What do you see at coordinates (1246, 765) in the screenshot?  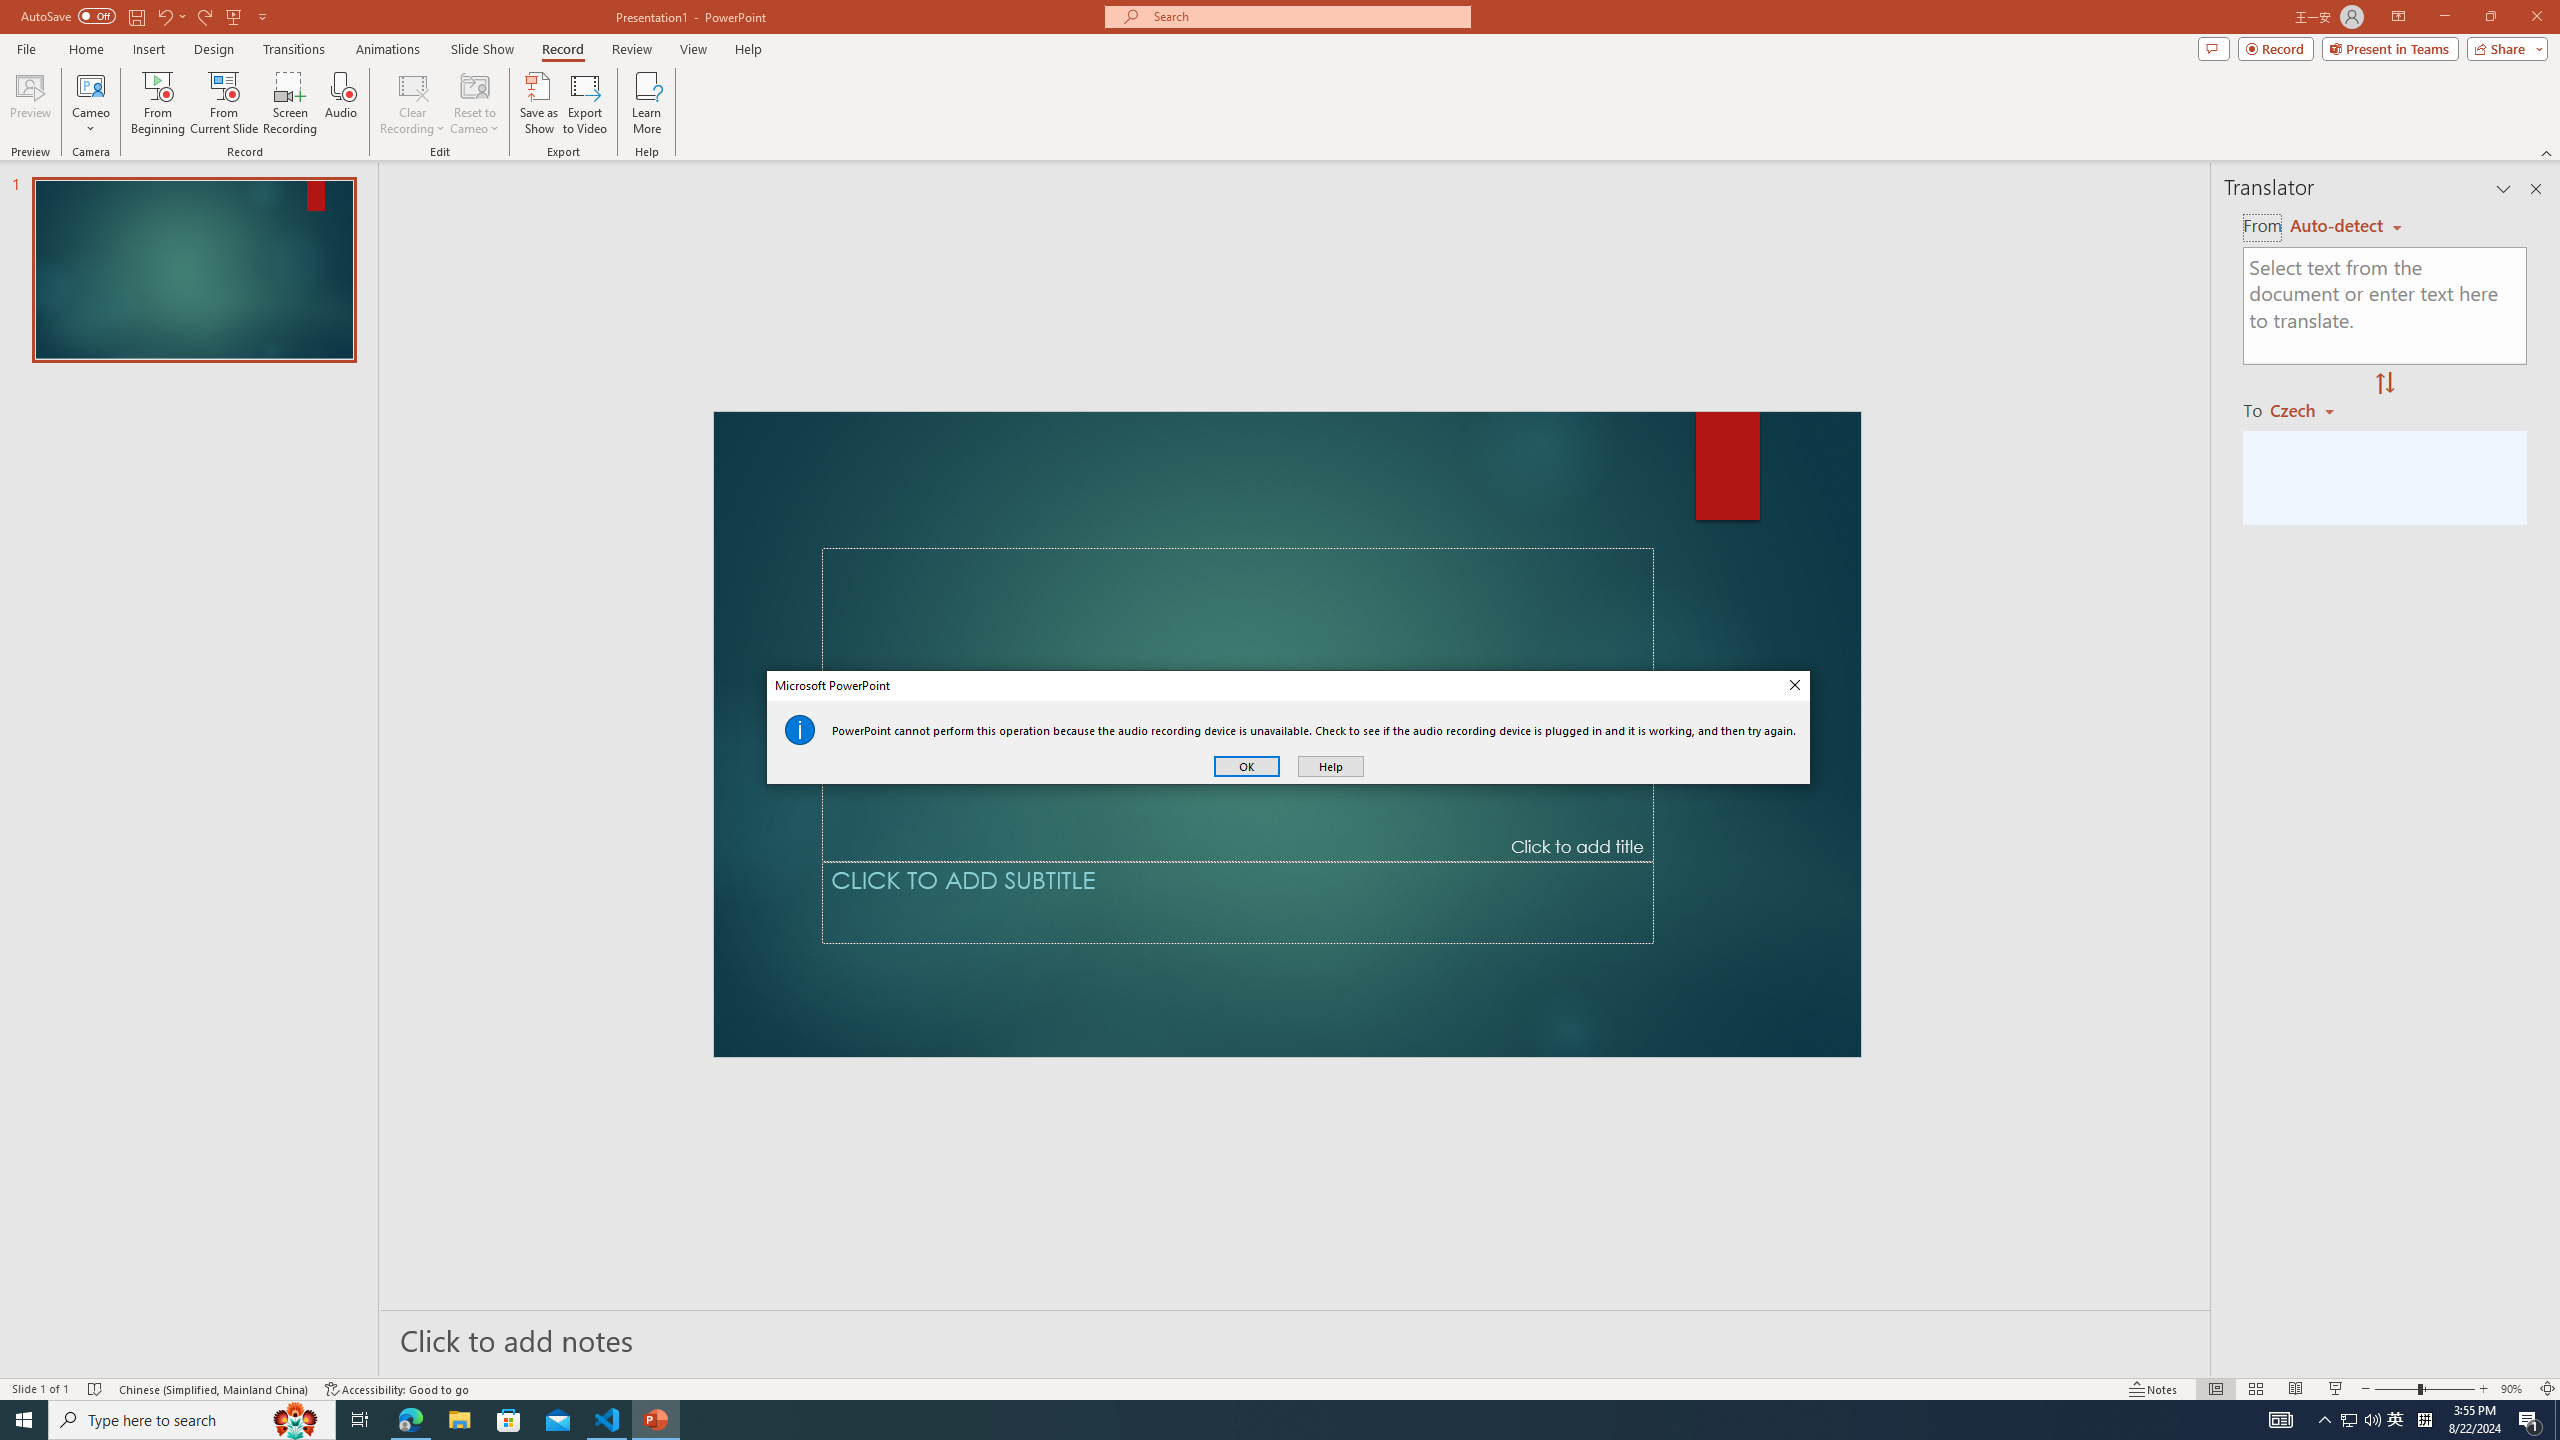 I see `'OK'` at bounding box center [1246, 765].